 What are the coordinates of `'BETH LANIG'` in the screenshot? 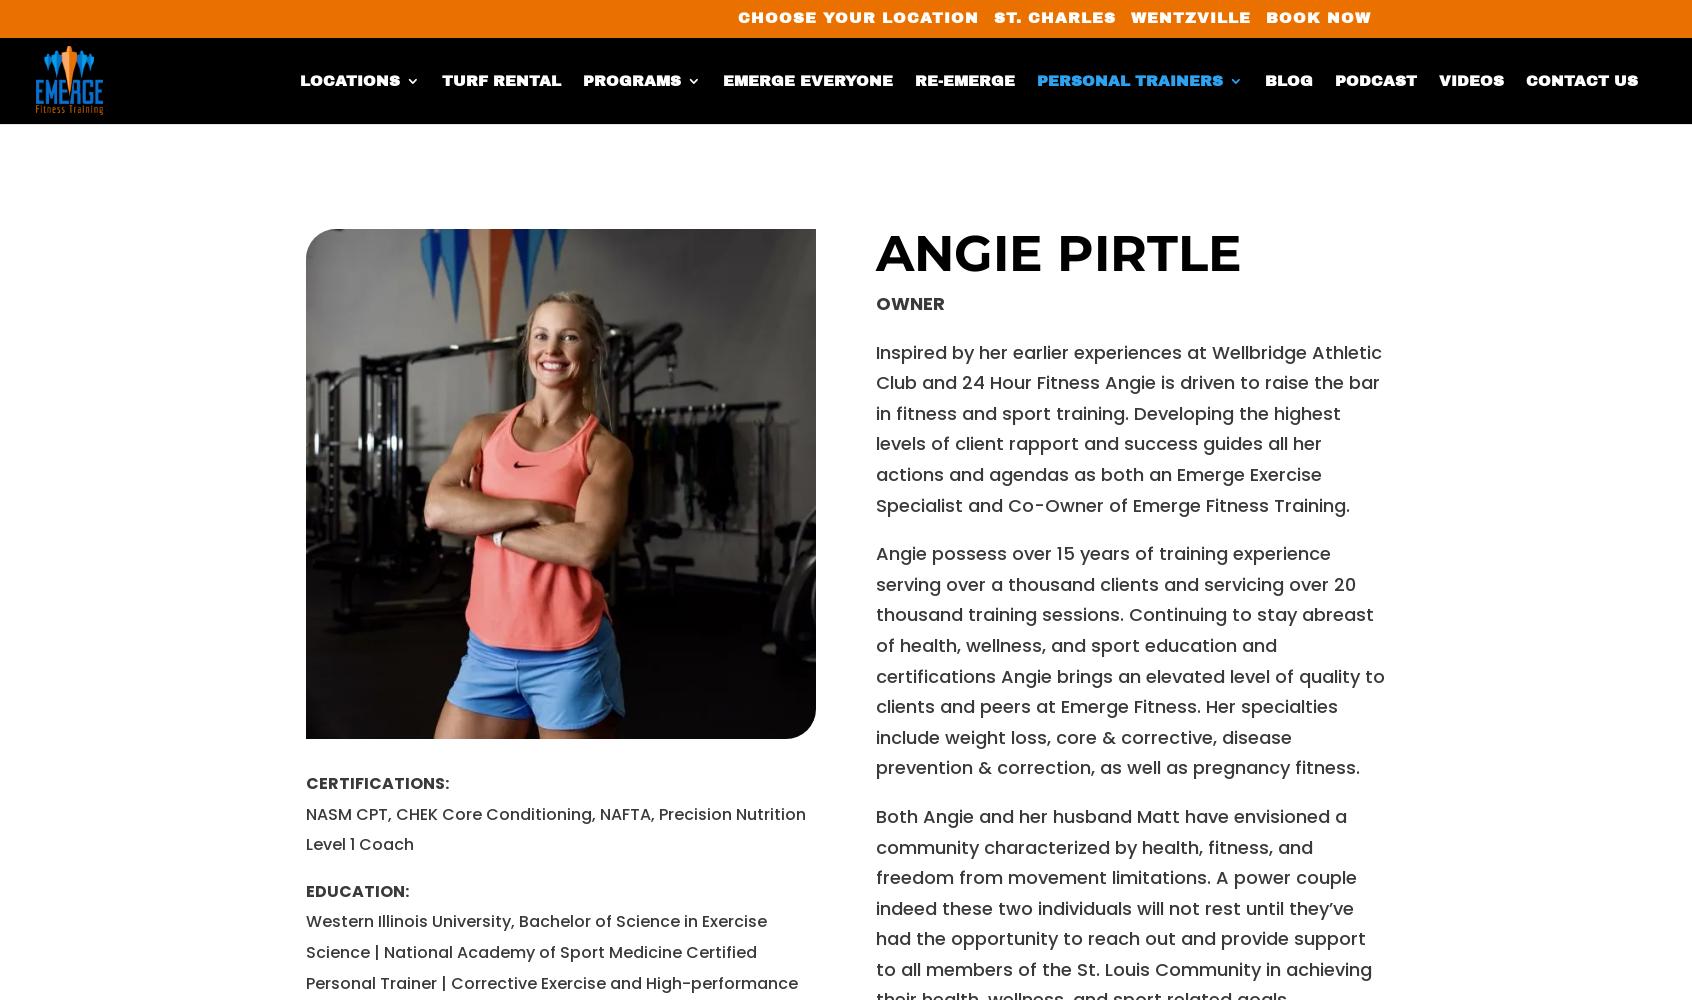 It's located at (1128, 286).